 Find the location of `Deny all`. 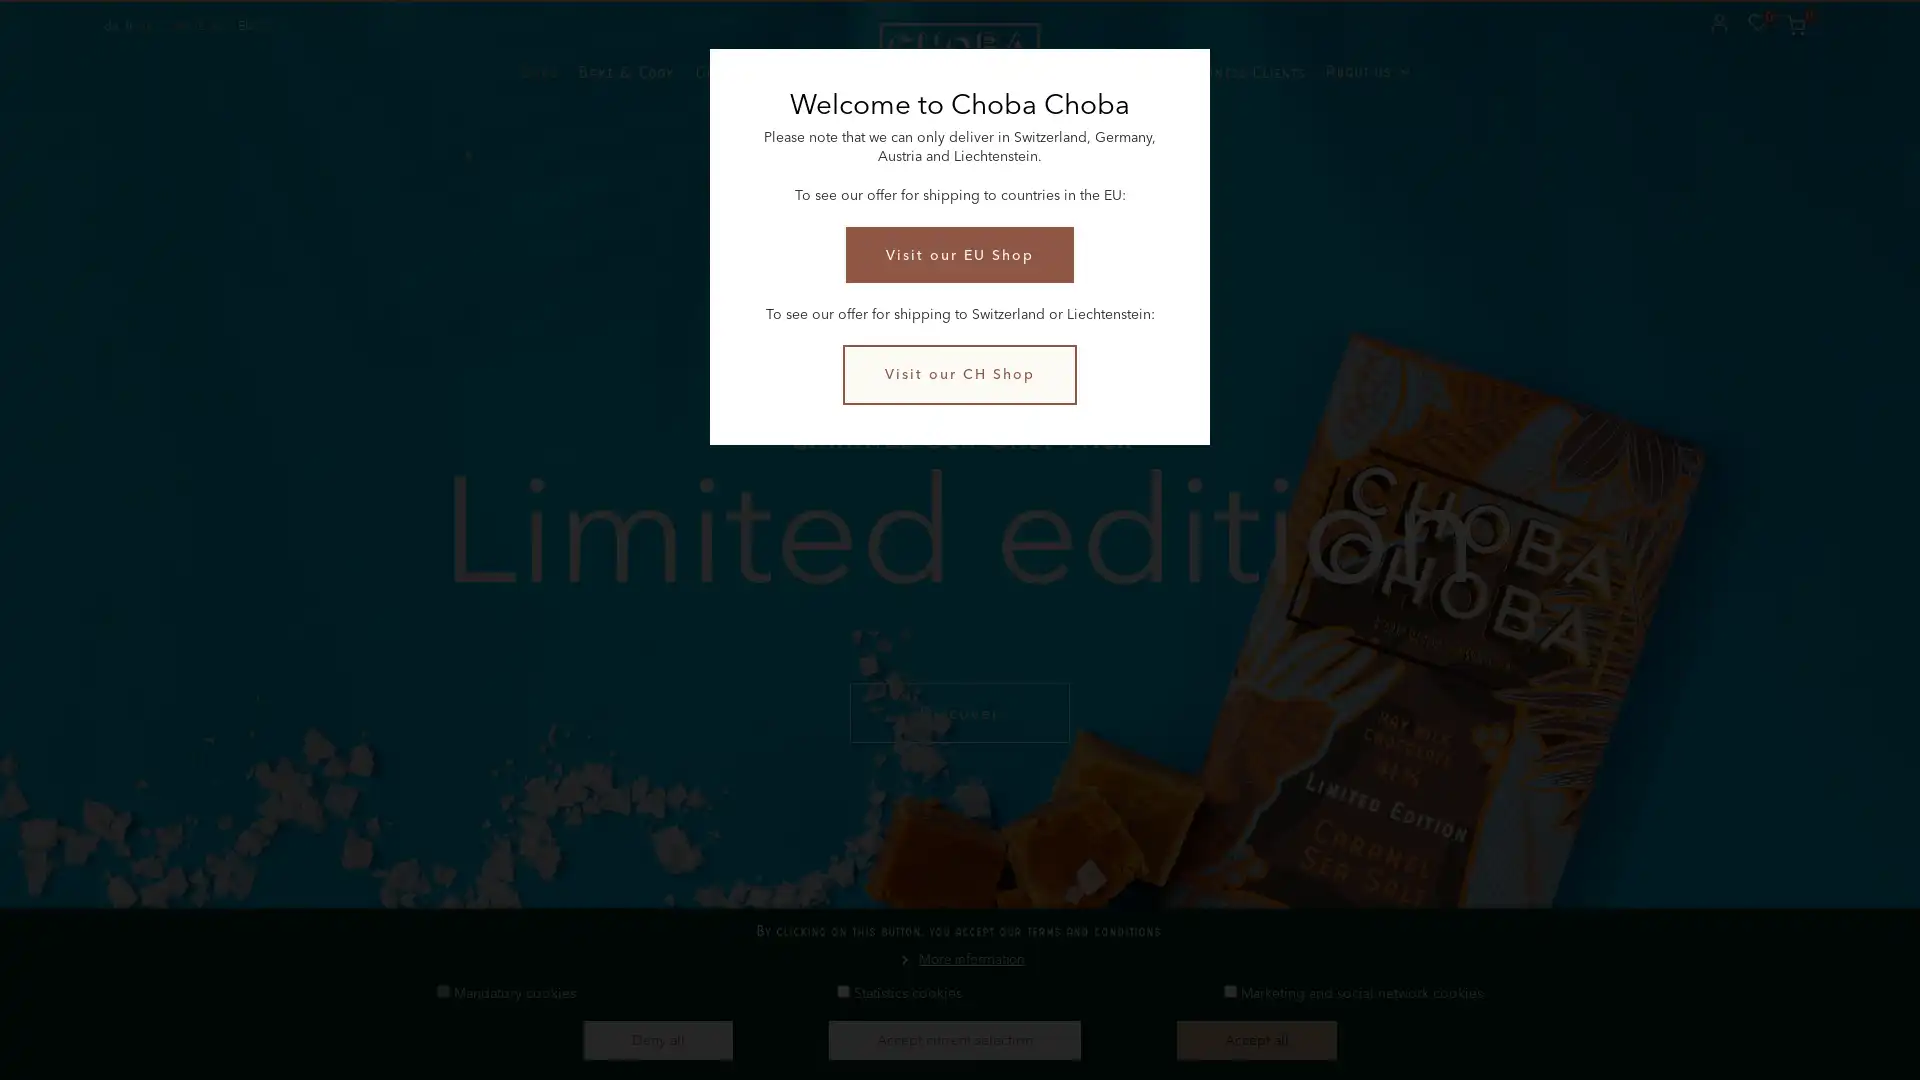

Deny all is located at coordinates (657, 1039).